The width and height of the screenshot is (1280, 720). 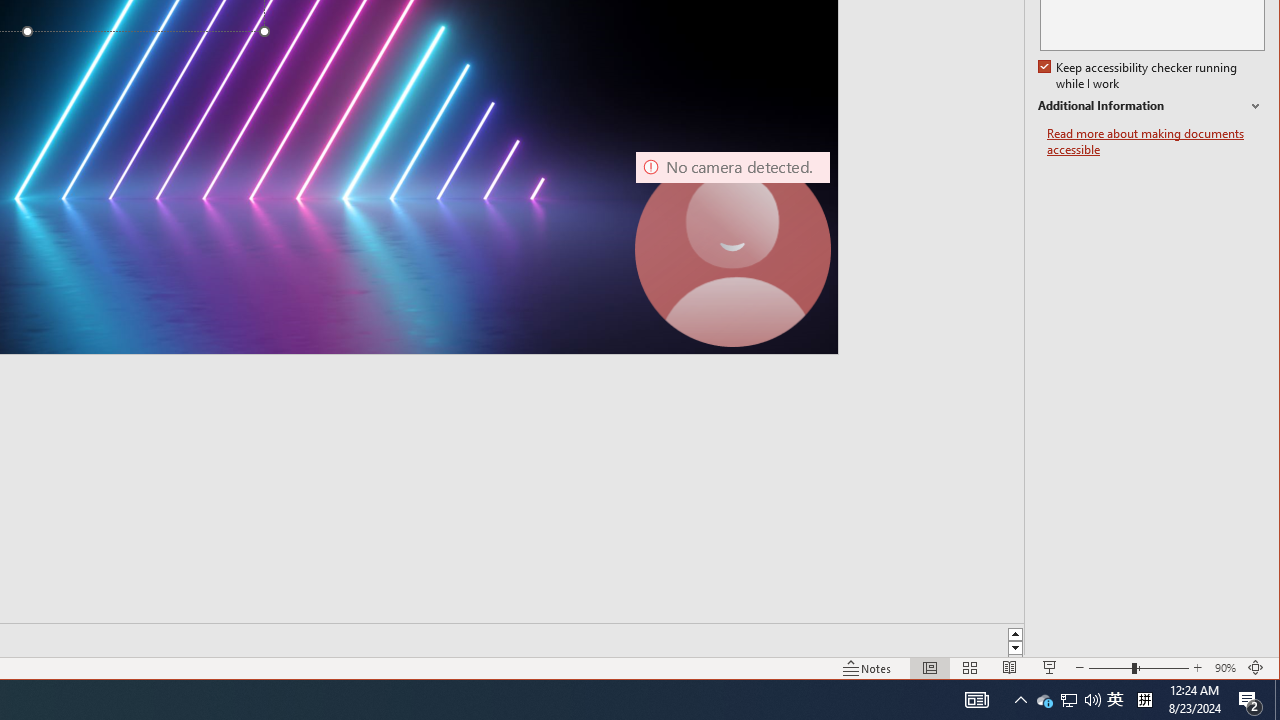 I want to click on 'Tray Input Indicator - Chinese (Simplified, China)', so click(x=1109, y=668).